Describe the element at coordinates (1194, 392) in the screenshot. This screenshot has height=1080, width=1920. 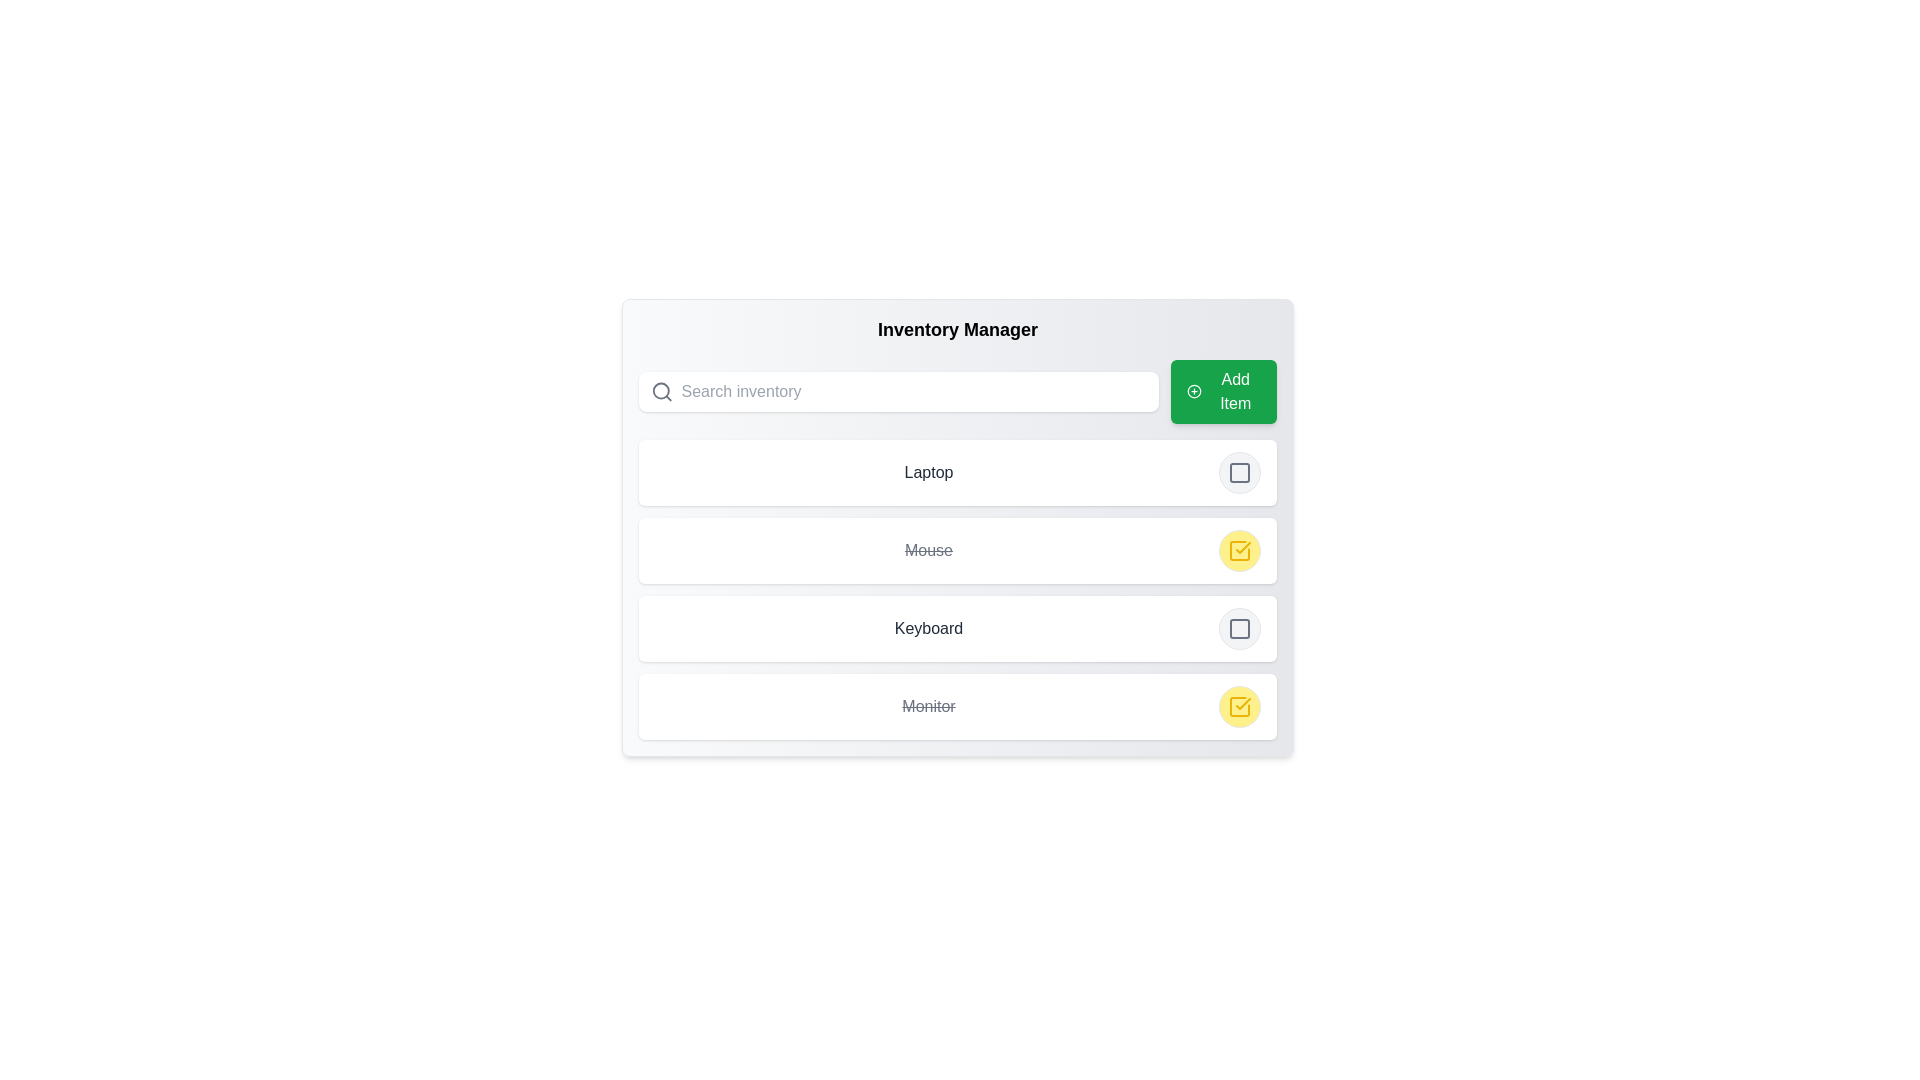
I see `the circular boundary element of the 'add' icon located near the top-right corner of the application's interface` at that location.